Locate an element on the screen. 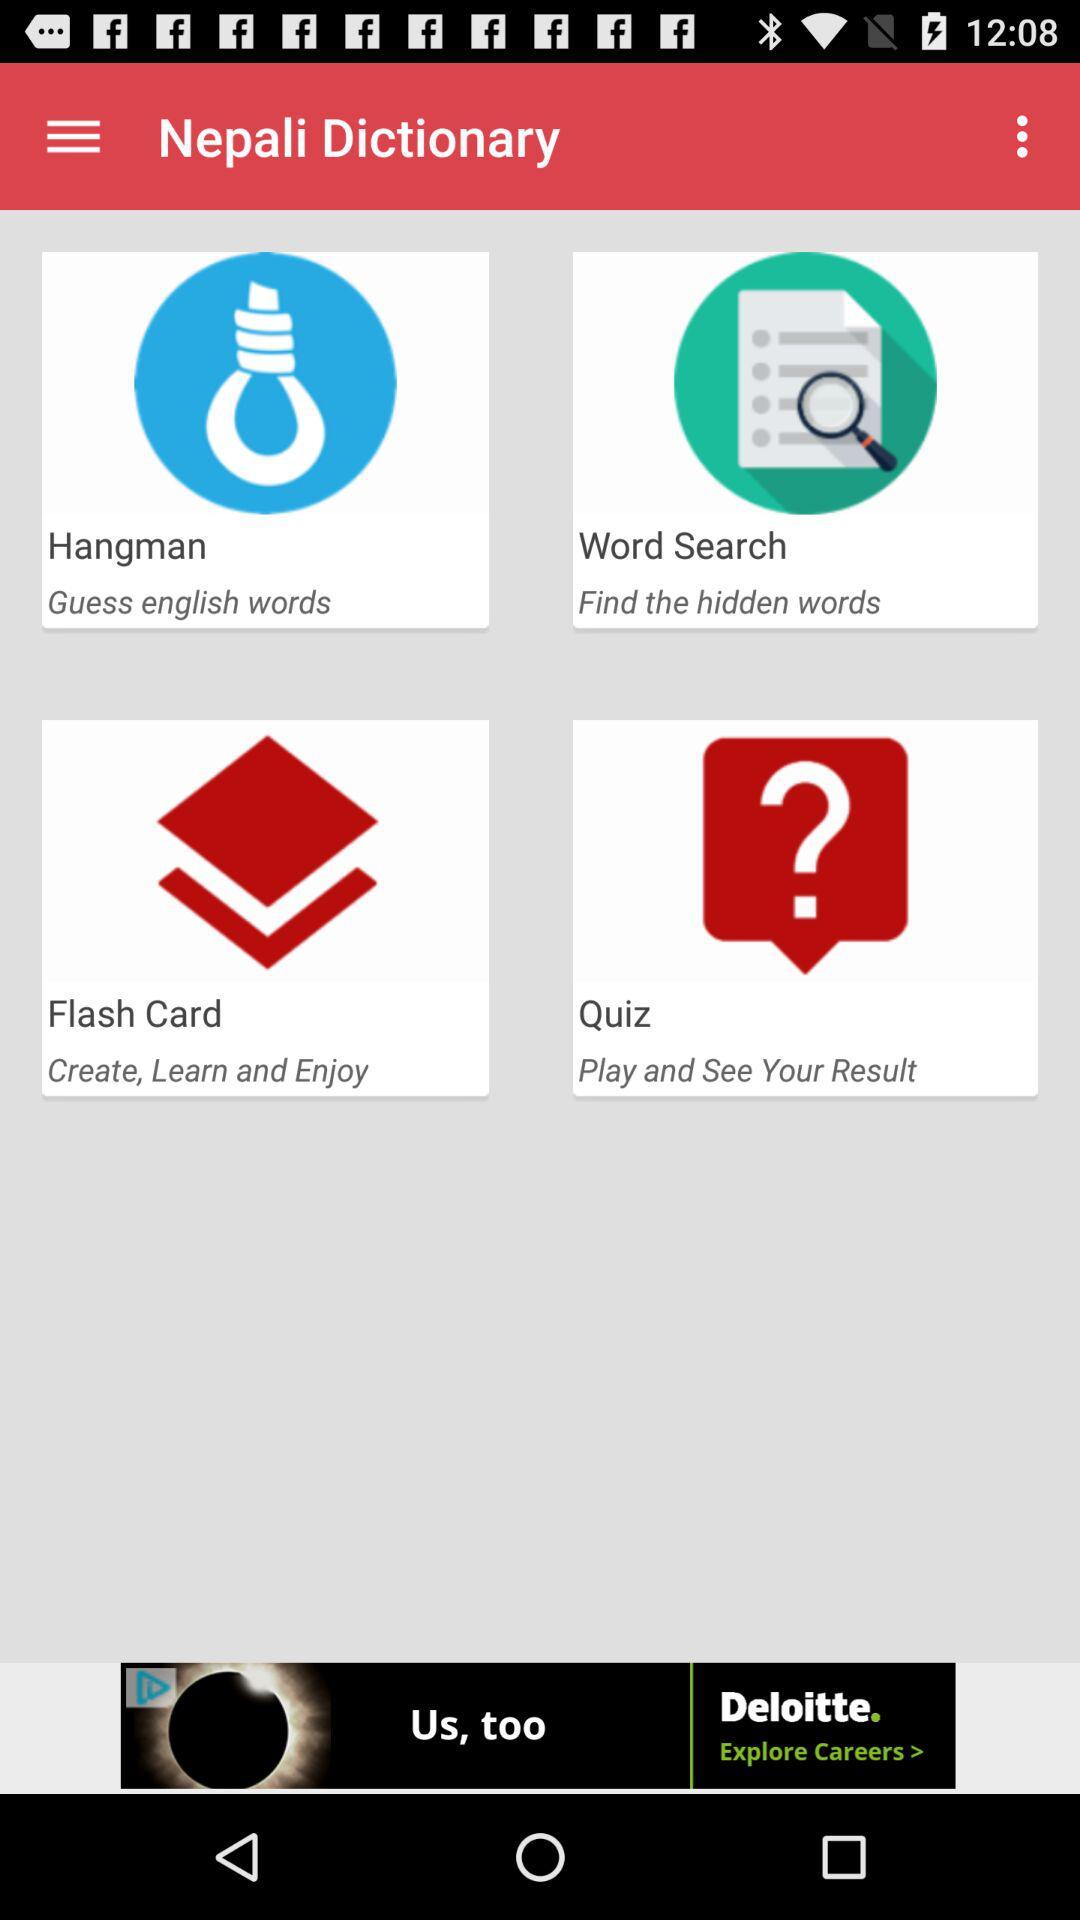  deloitte advertisement is located at coordinates (540, 1727).